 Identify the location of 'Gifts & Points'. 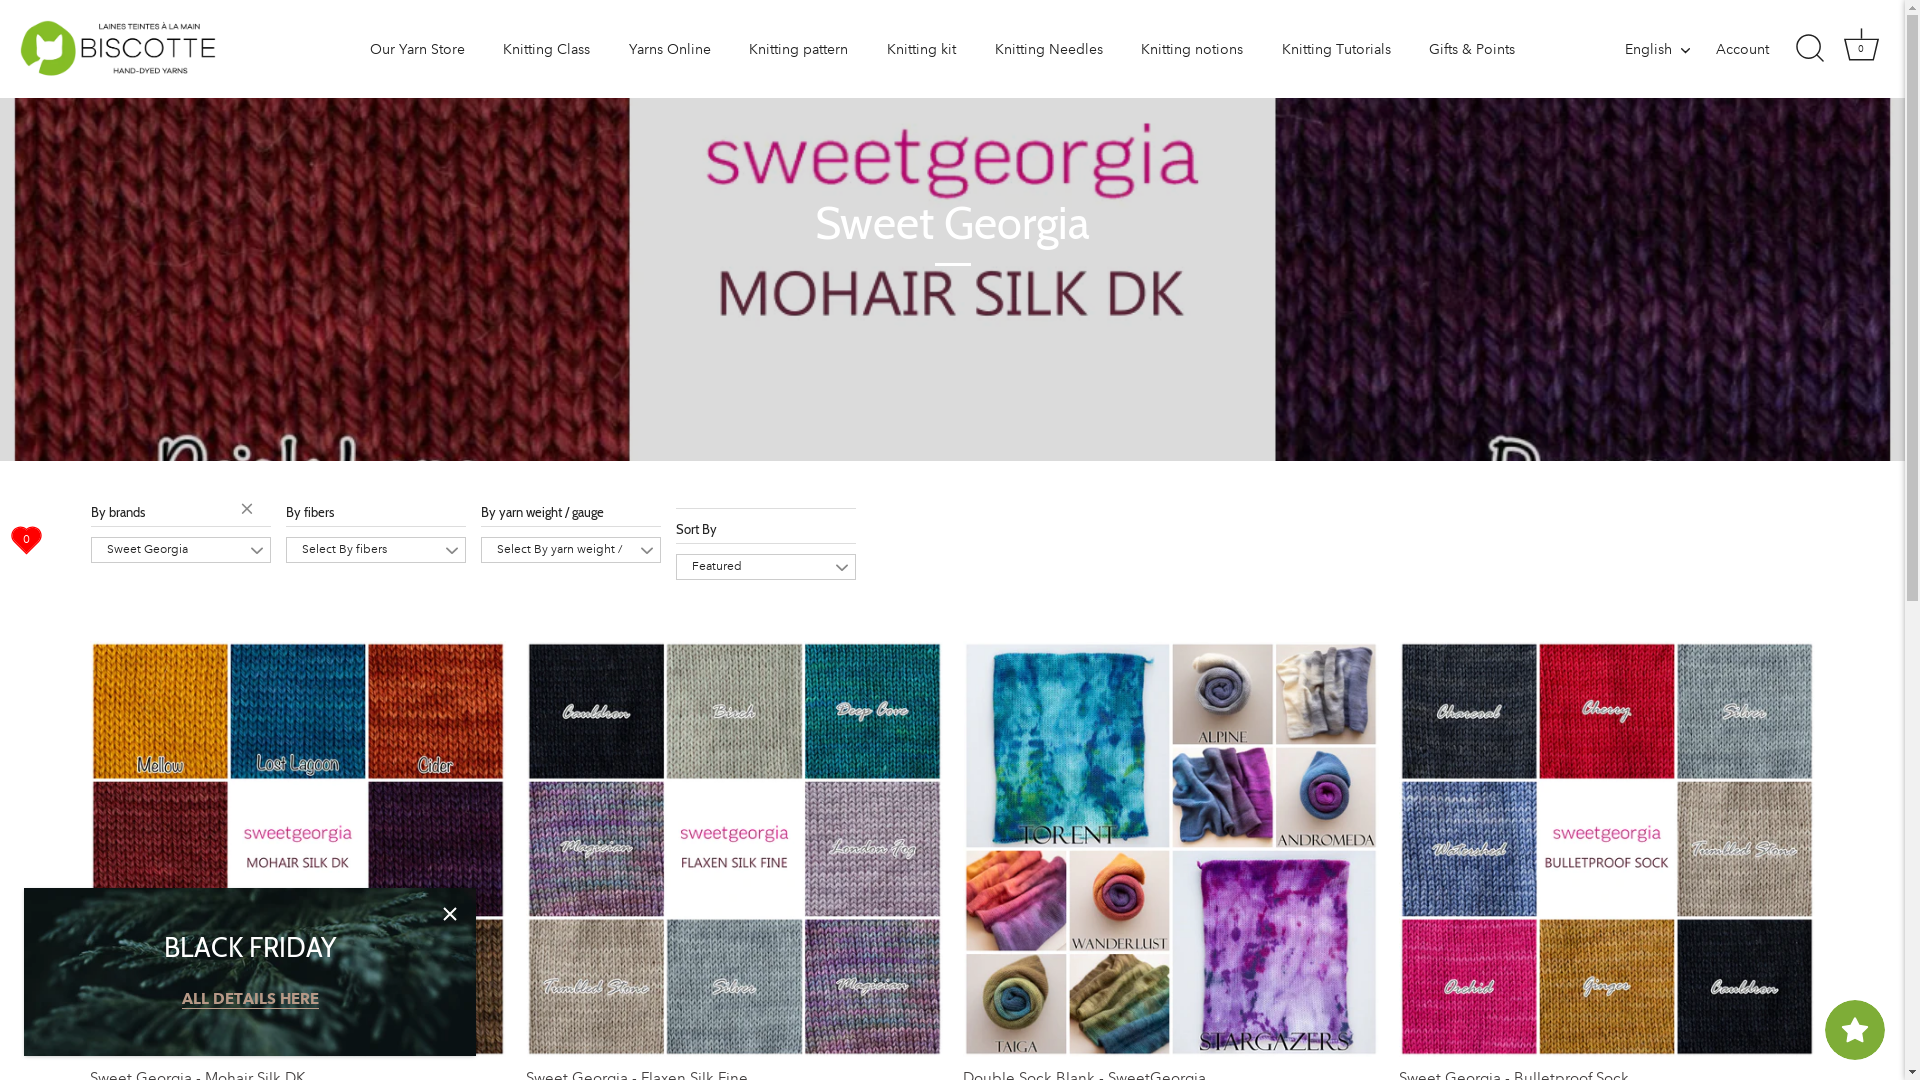
(1472, 48).